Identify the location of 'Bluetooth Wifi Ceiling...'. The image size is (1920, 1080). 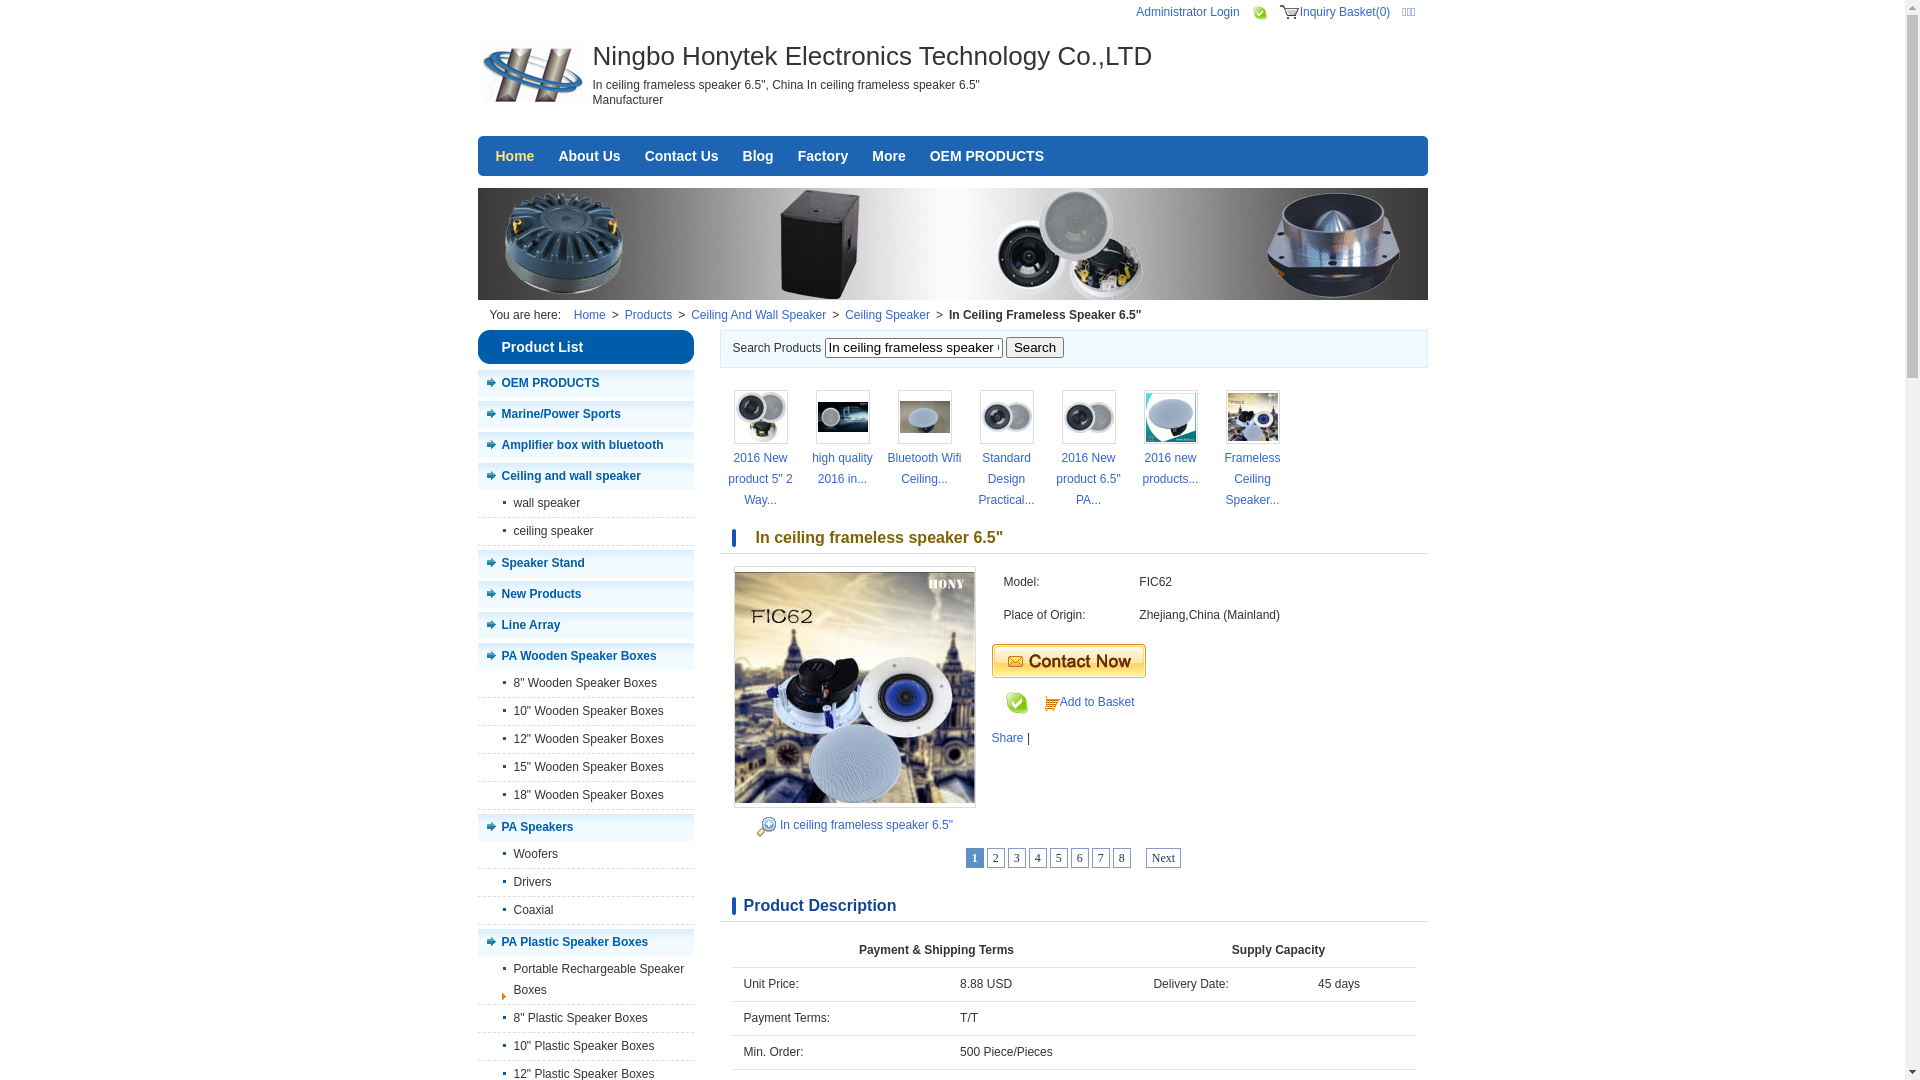
(922, 468).